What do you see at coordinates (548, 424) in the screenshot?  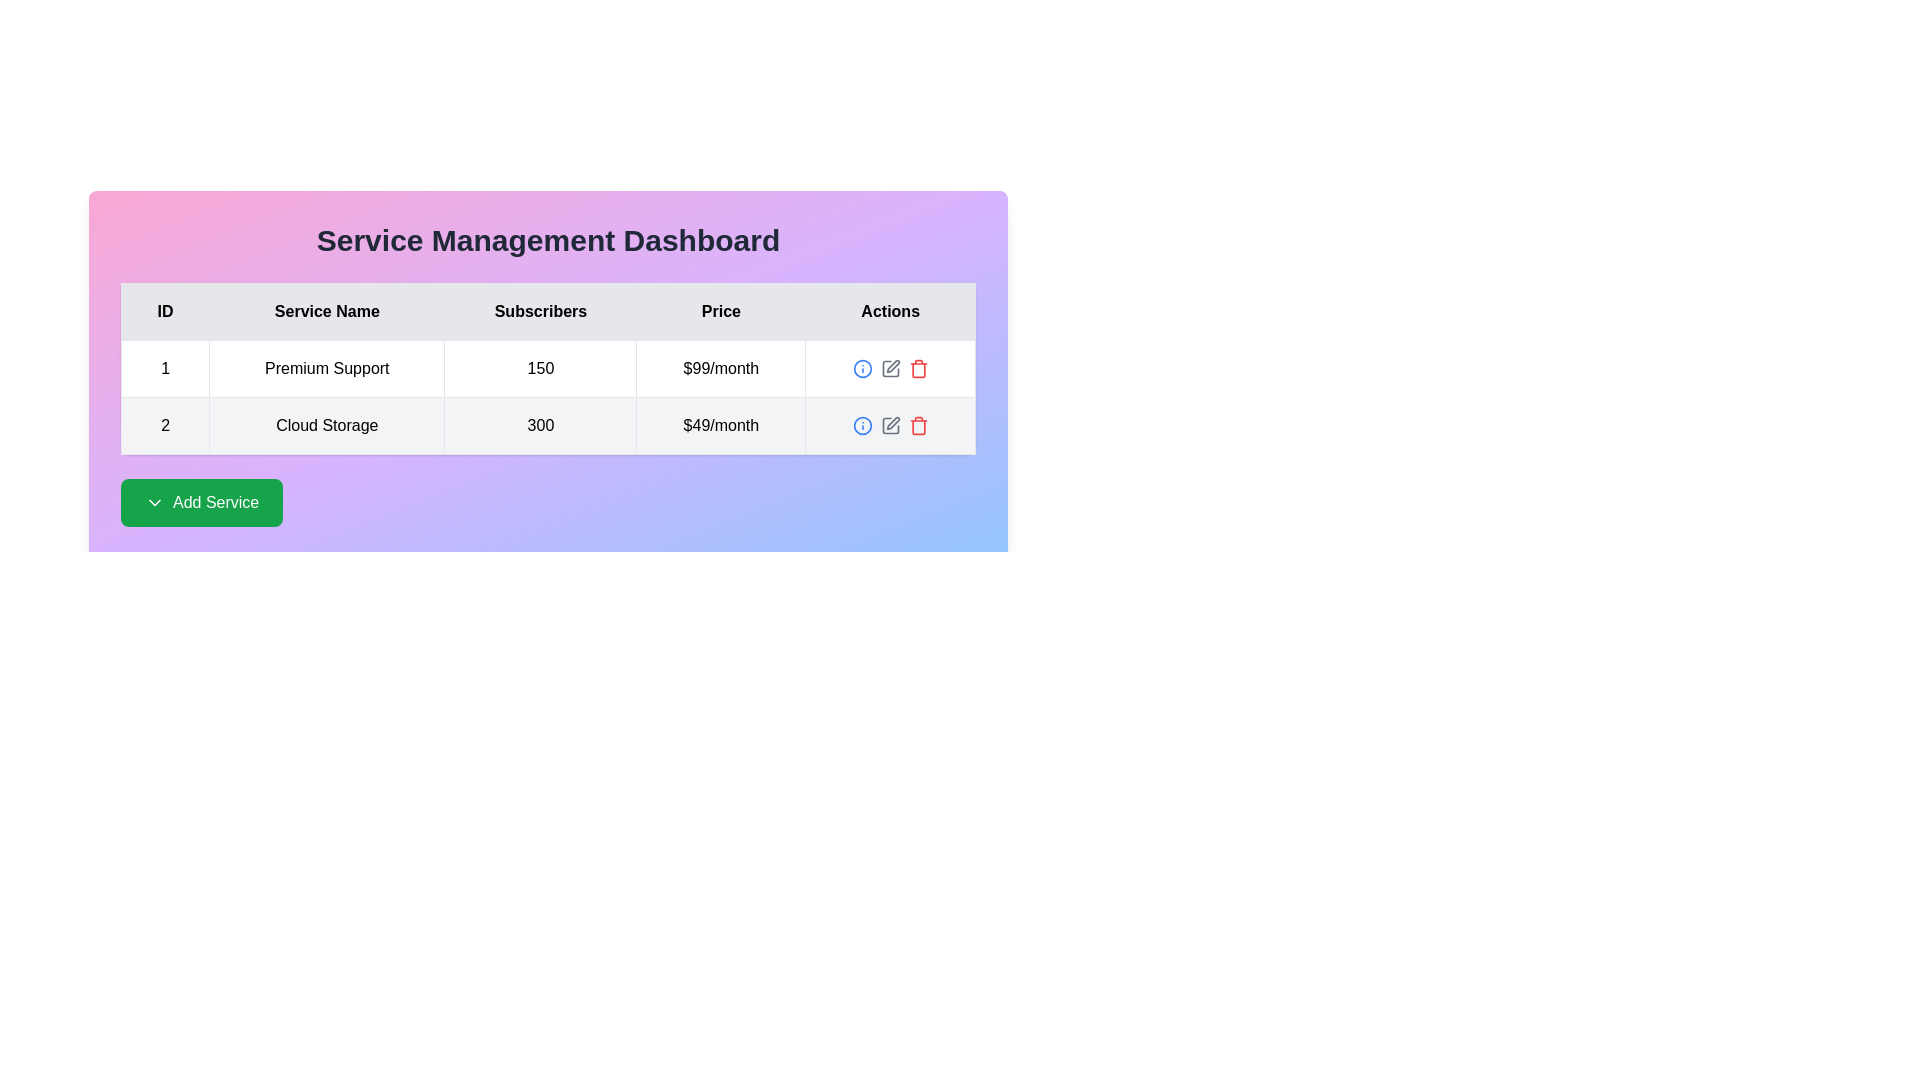 I see `the table row representing the service 'Cloud Storage', which is the second row in the table and displays details such as ID, name, subscribers count, pricing, and actionable icons for management` at bounding box center [548, 424].